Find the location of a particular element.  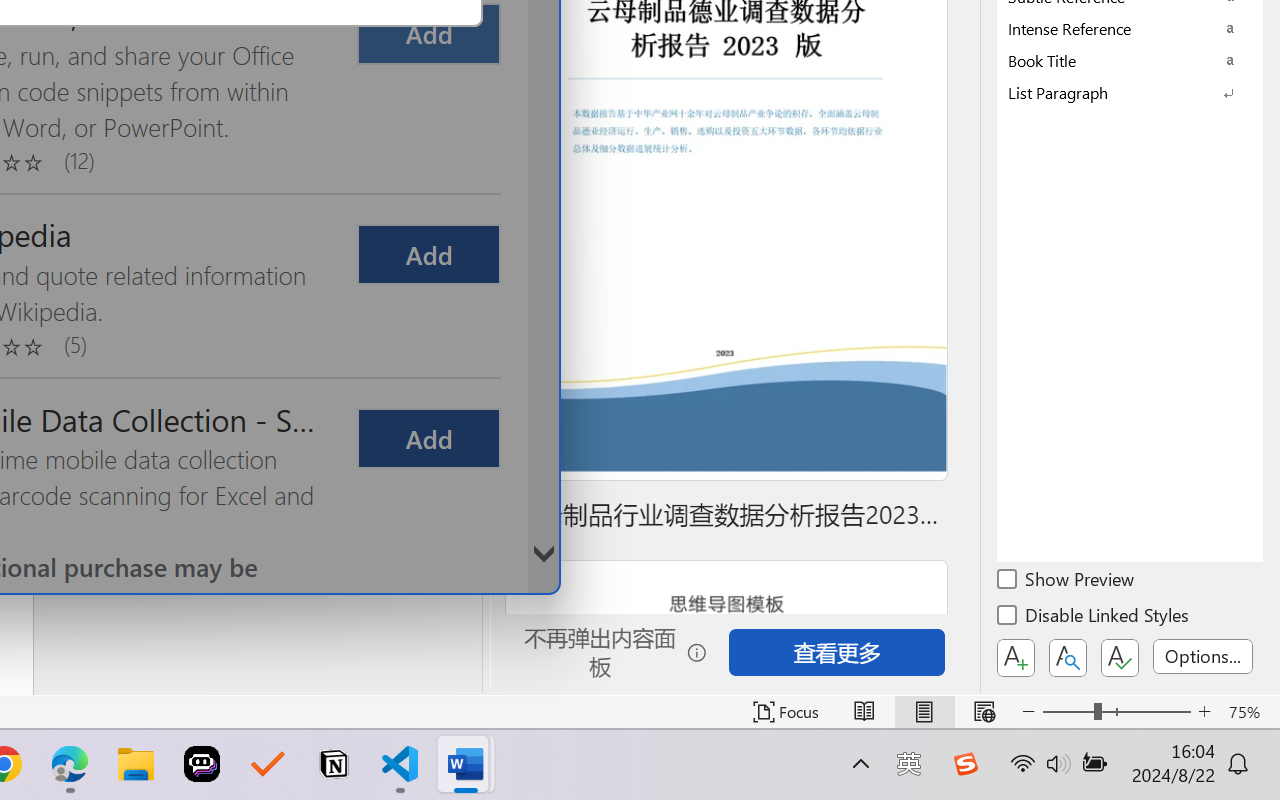

'Intense Reference' is located at coordinates (1130, 28).